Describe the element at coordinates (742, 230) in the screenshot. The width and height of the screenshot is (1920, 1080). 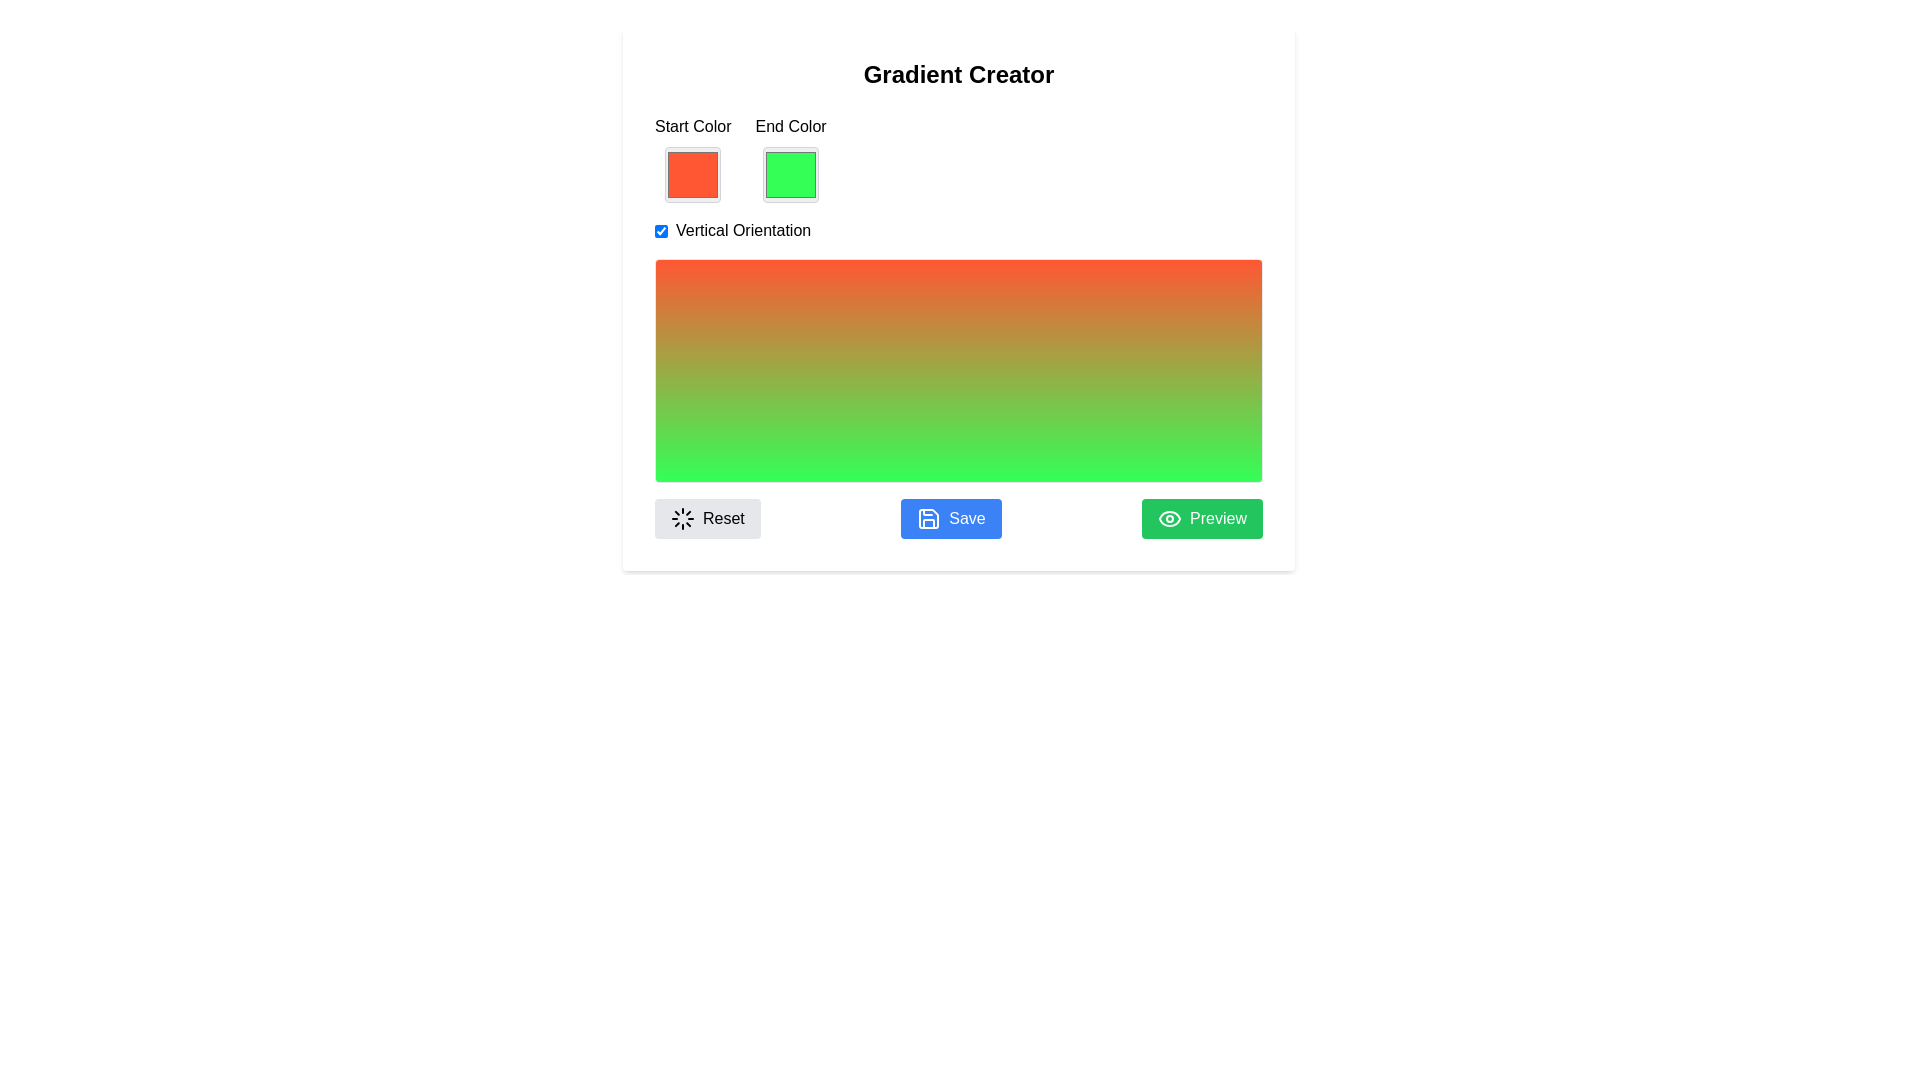
I see `the 'Vertical Orientation' text label` at that location.